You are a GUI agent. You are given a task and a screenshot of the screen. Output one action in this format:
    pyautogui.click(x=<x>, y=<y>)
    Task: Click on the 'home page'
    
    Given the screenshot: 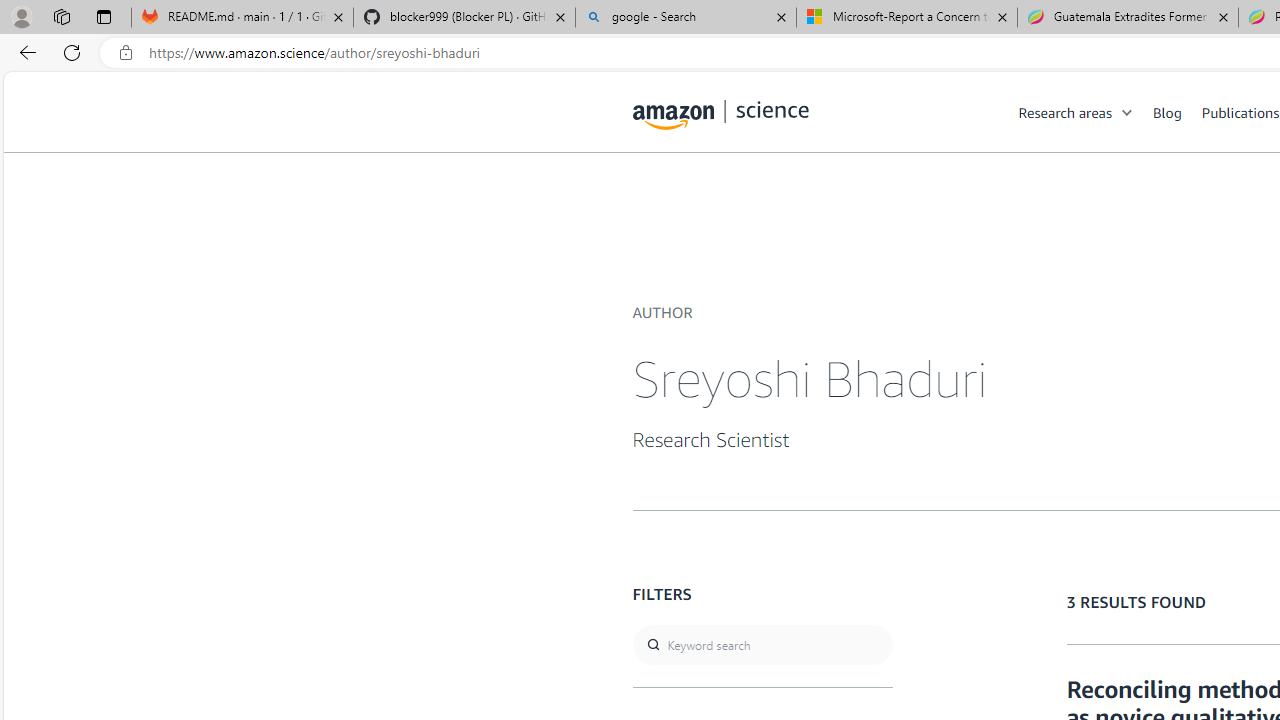 What is the action you would take?
    pyautogui.click(x=720, y=110)
    